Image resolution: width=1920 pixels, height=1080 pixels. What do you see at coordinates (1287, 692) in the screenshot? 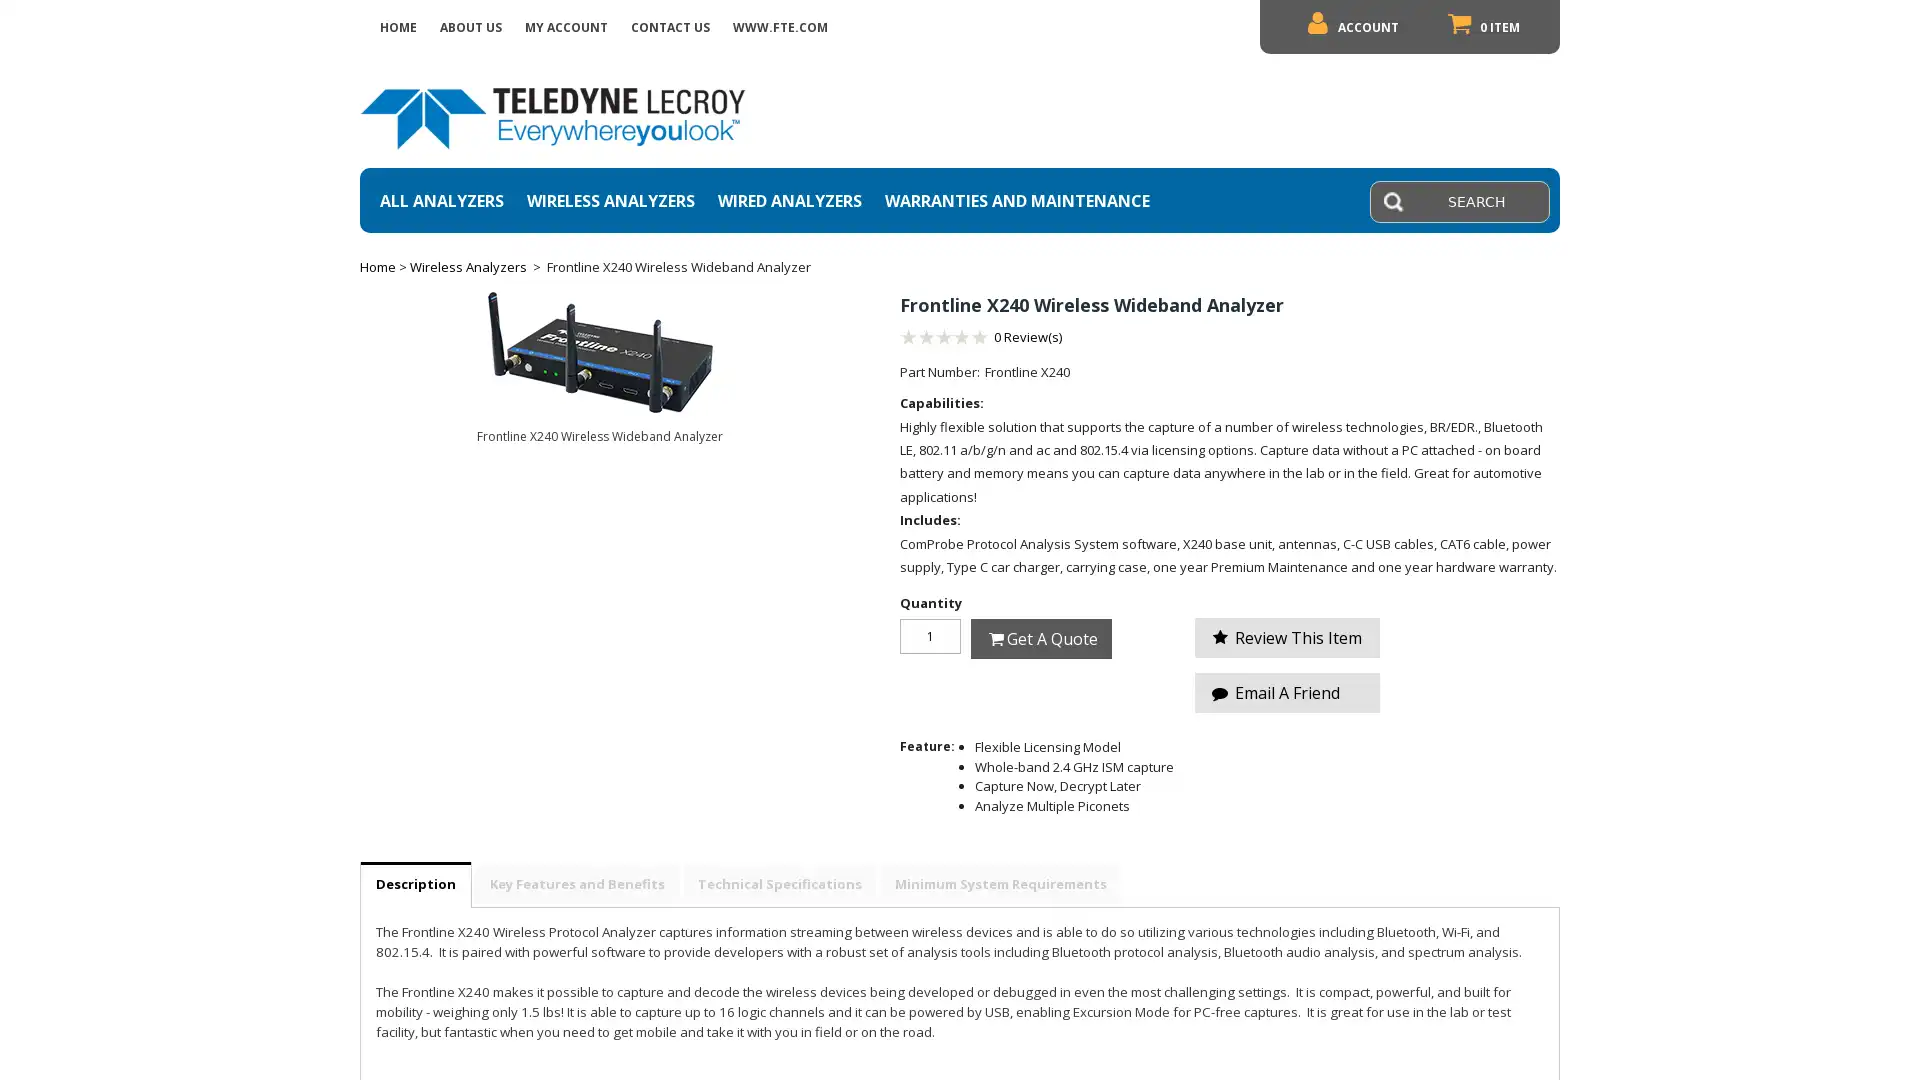
I see `Email A Friend` at bounding box center [1287, 692].